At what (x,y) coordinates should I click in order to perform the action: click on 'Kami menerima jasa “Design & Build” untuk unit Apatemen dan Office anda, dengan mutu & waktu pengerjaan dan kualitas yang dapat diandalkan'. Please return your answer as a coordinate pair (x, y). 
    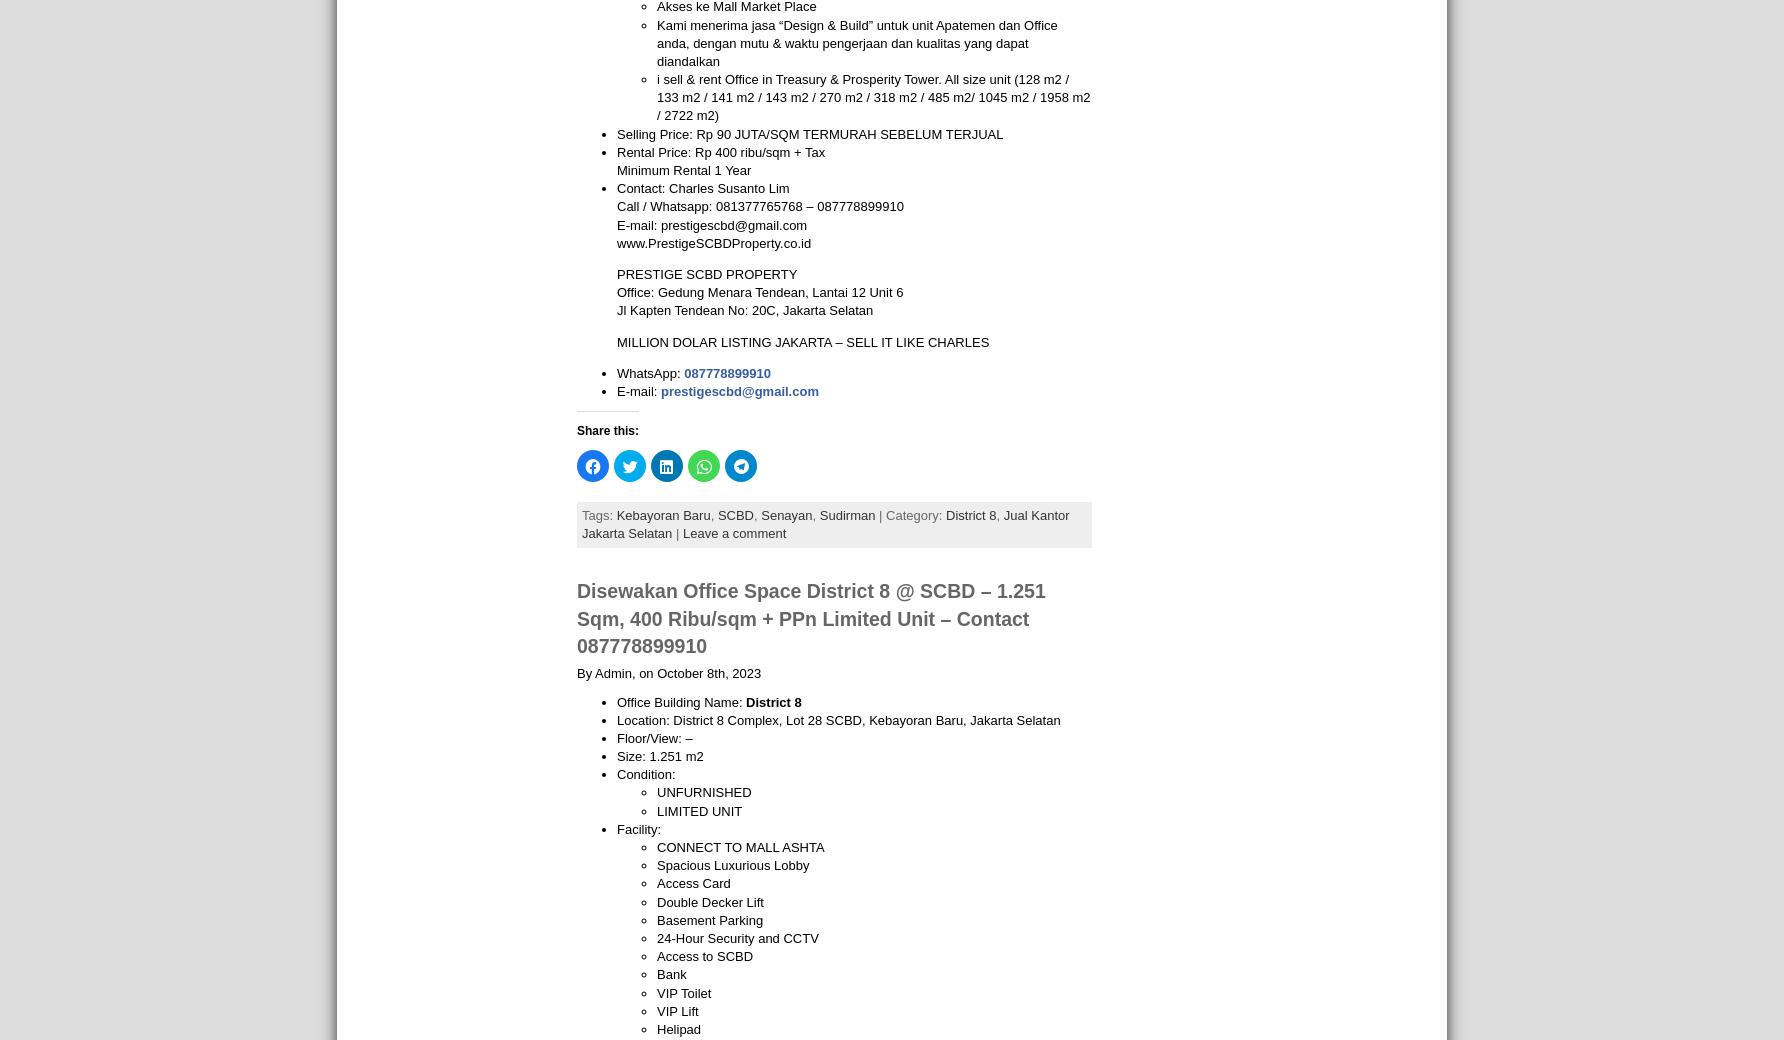
    Looking at the image, I should click on (856, 41).